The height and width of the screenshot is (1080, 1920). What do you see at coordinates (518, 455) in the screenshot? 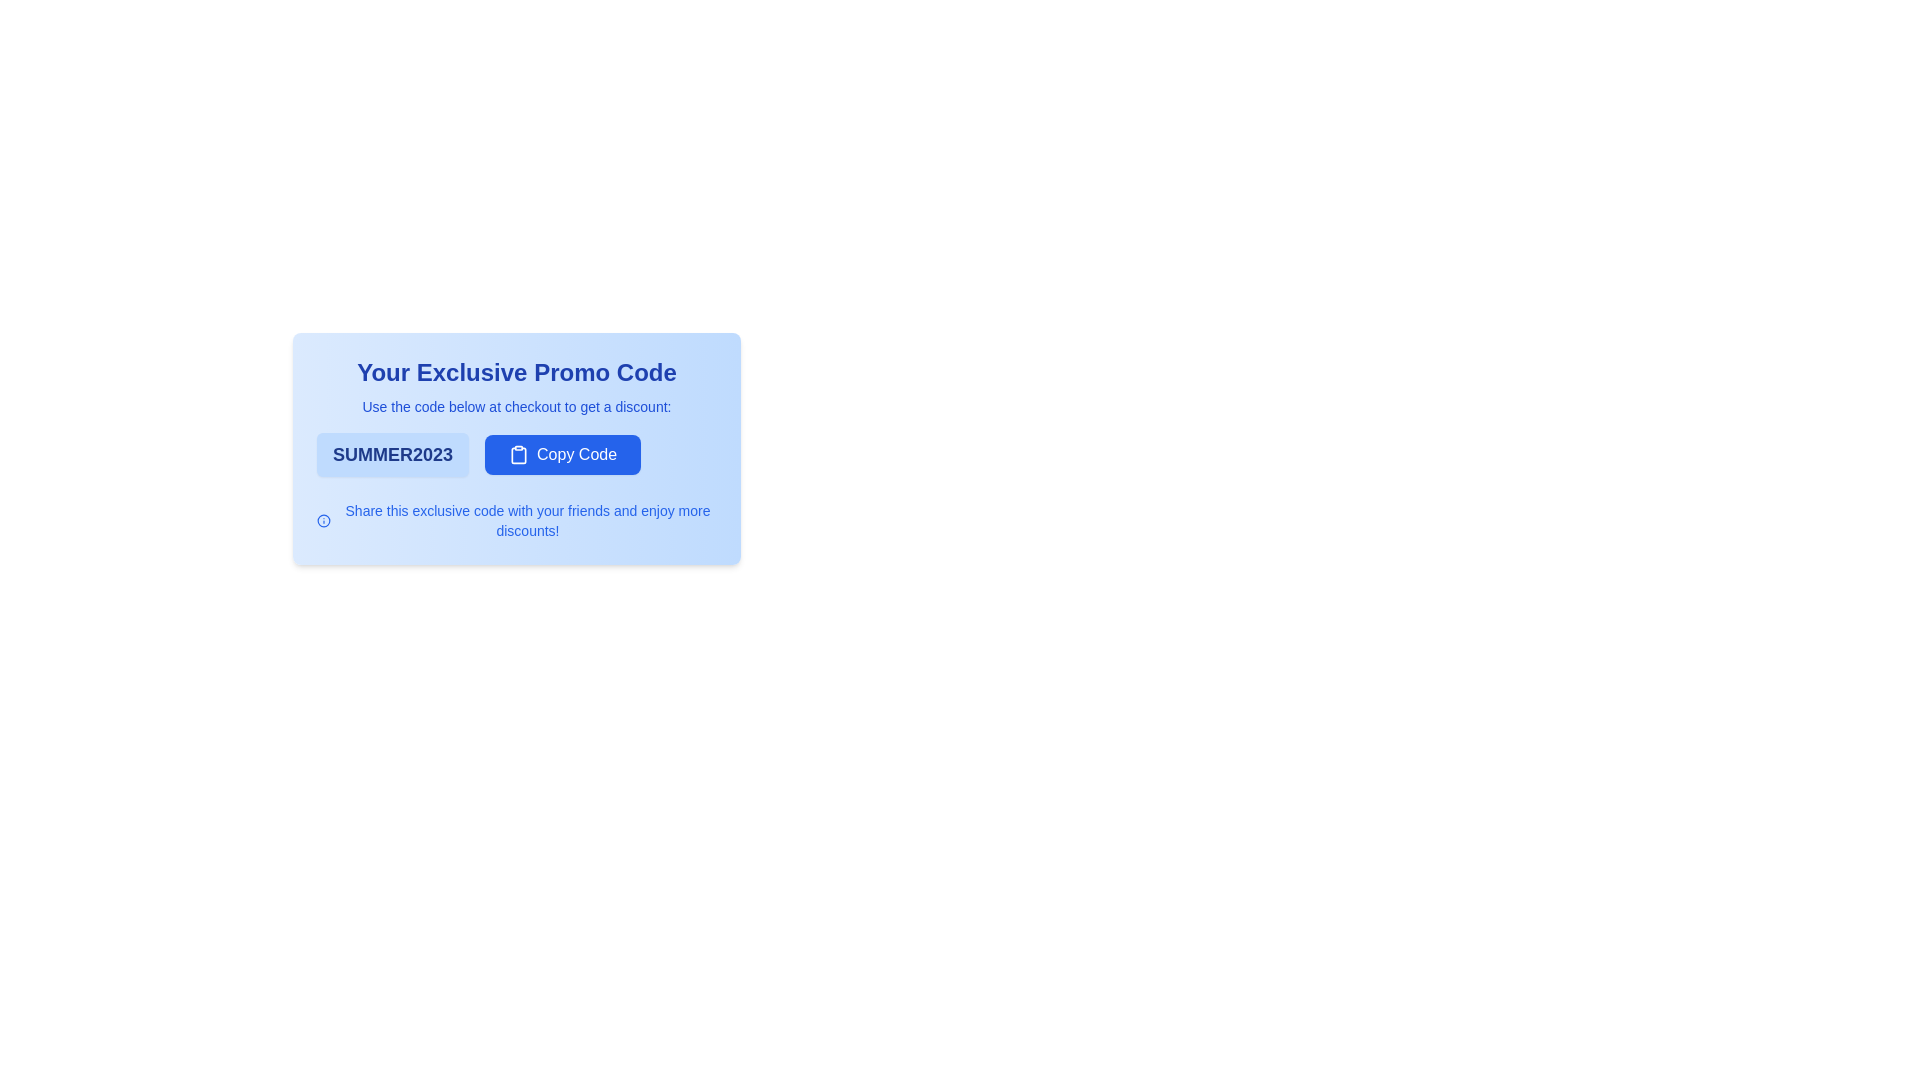
I see `the clipboard icon located within the blue button labeled 'Copy Code', which is positioned to the left of the text label inside the button` at bounding box center [518, 455].